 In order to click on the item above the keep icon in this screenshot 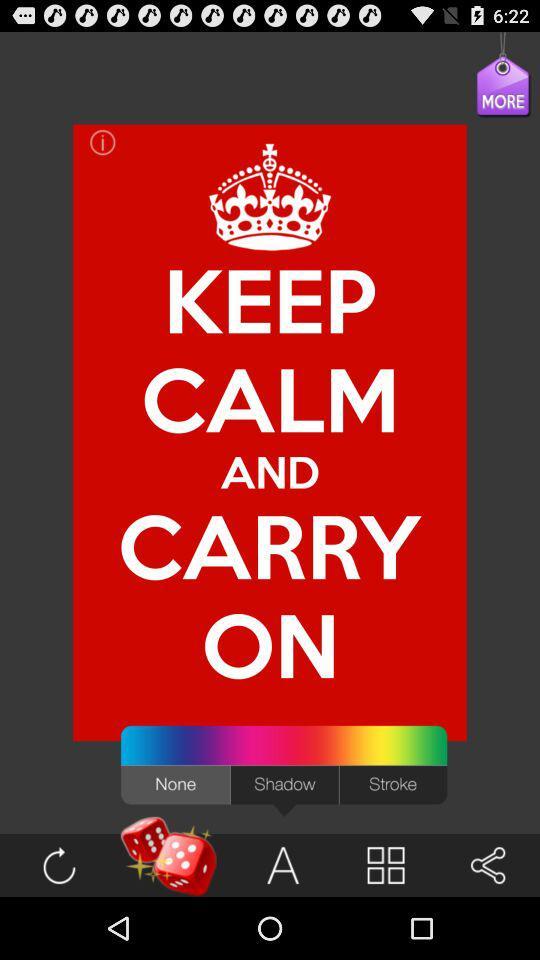, I will do `click(486, 97)`.